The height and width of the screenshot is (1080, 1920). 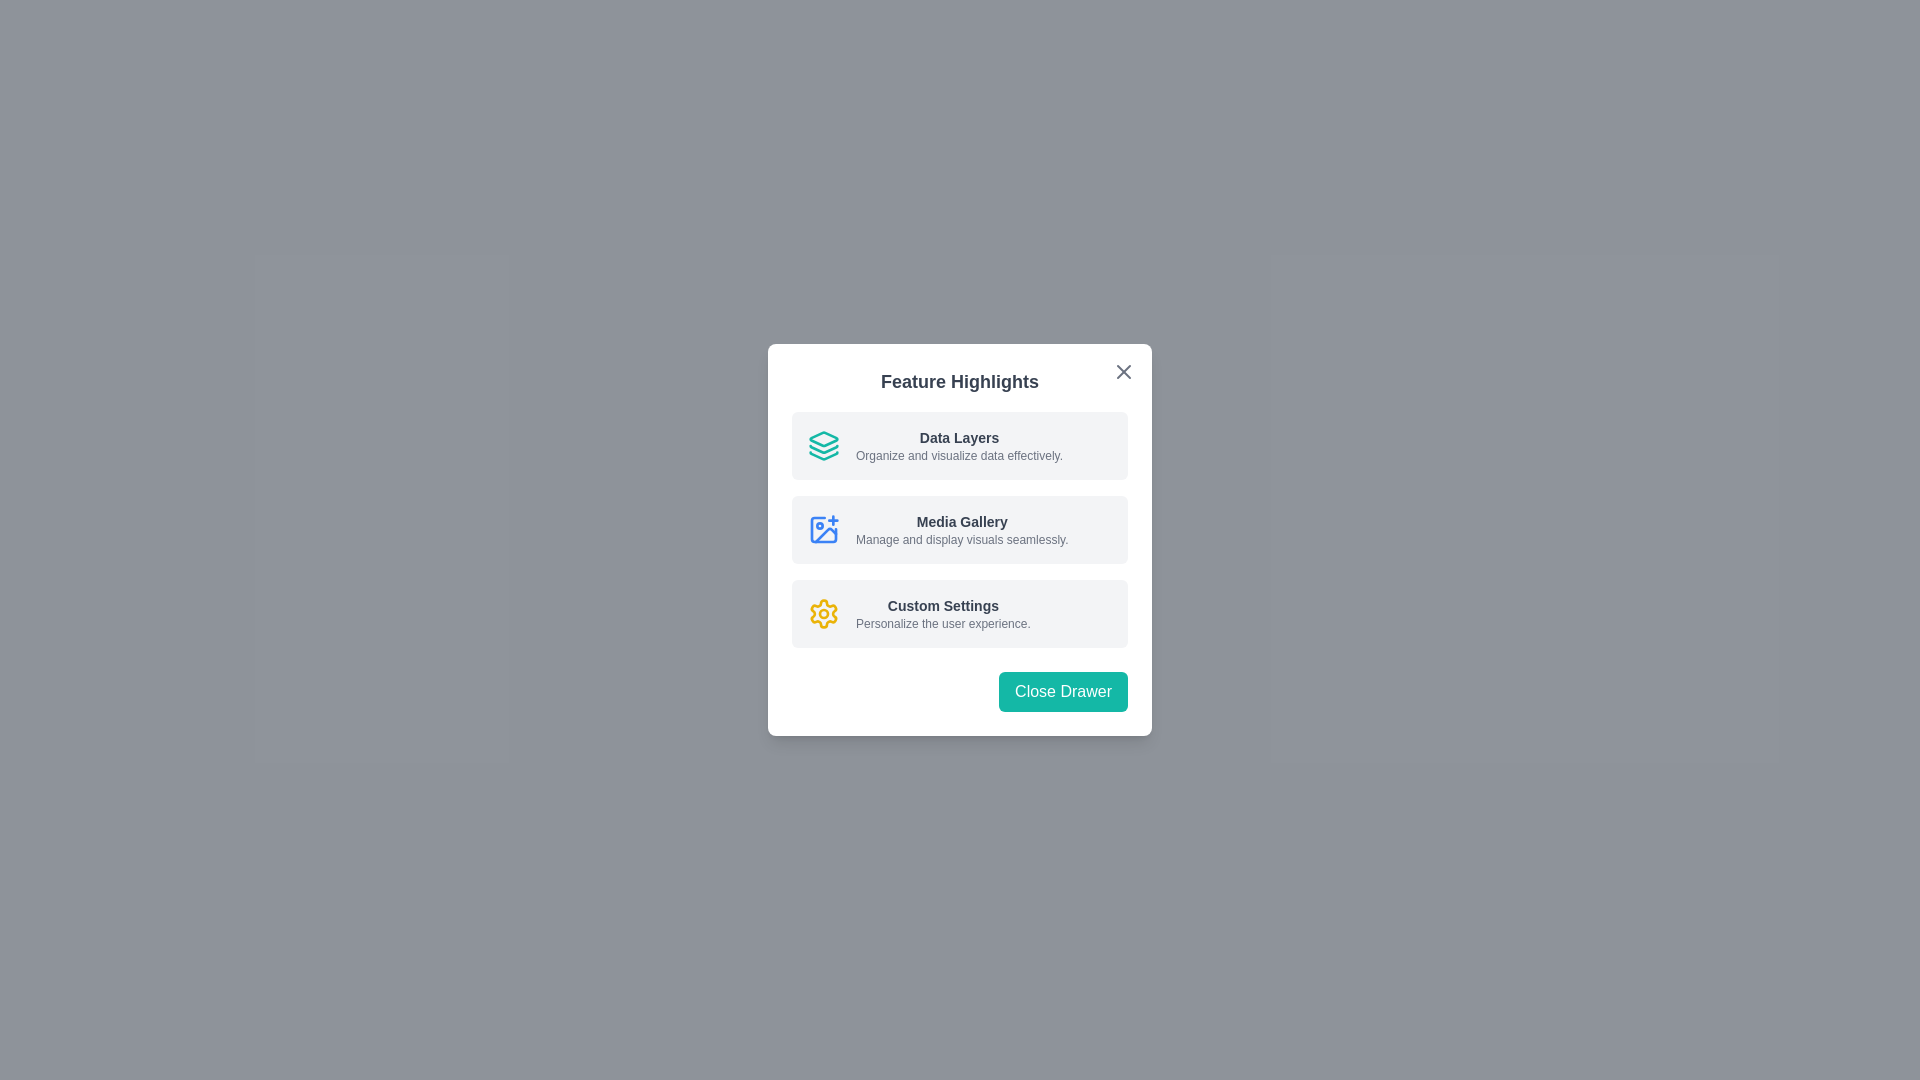 I want to click on the 'Media Gallery' text section in the navigational list item, so click(x=962, y=528).